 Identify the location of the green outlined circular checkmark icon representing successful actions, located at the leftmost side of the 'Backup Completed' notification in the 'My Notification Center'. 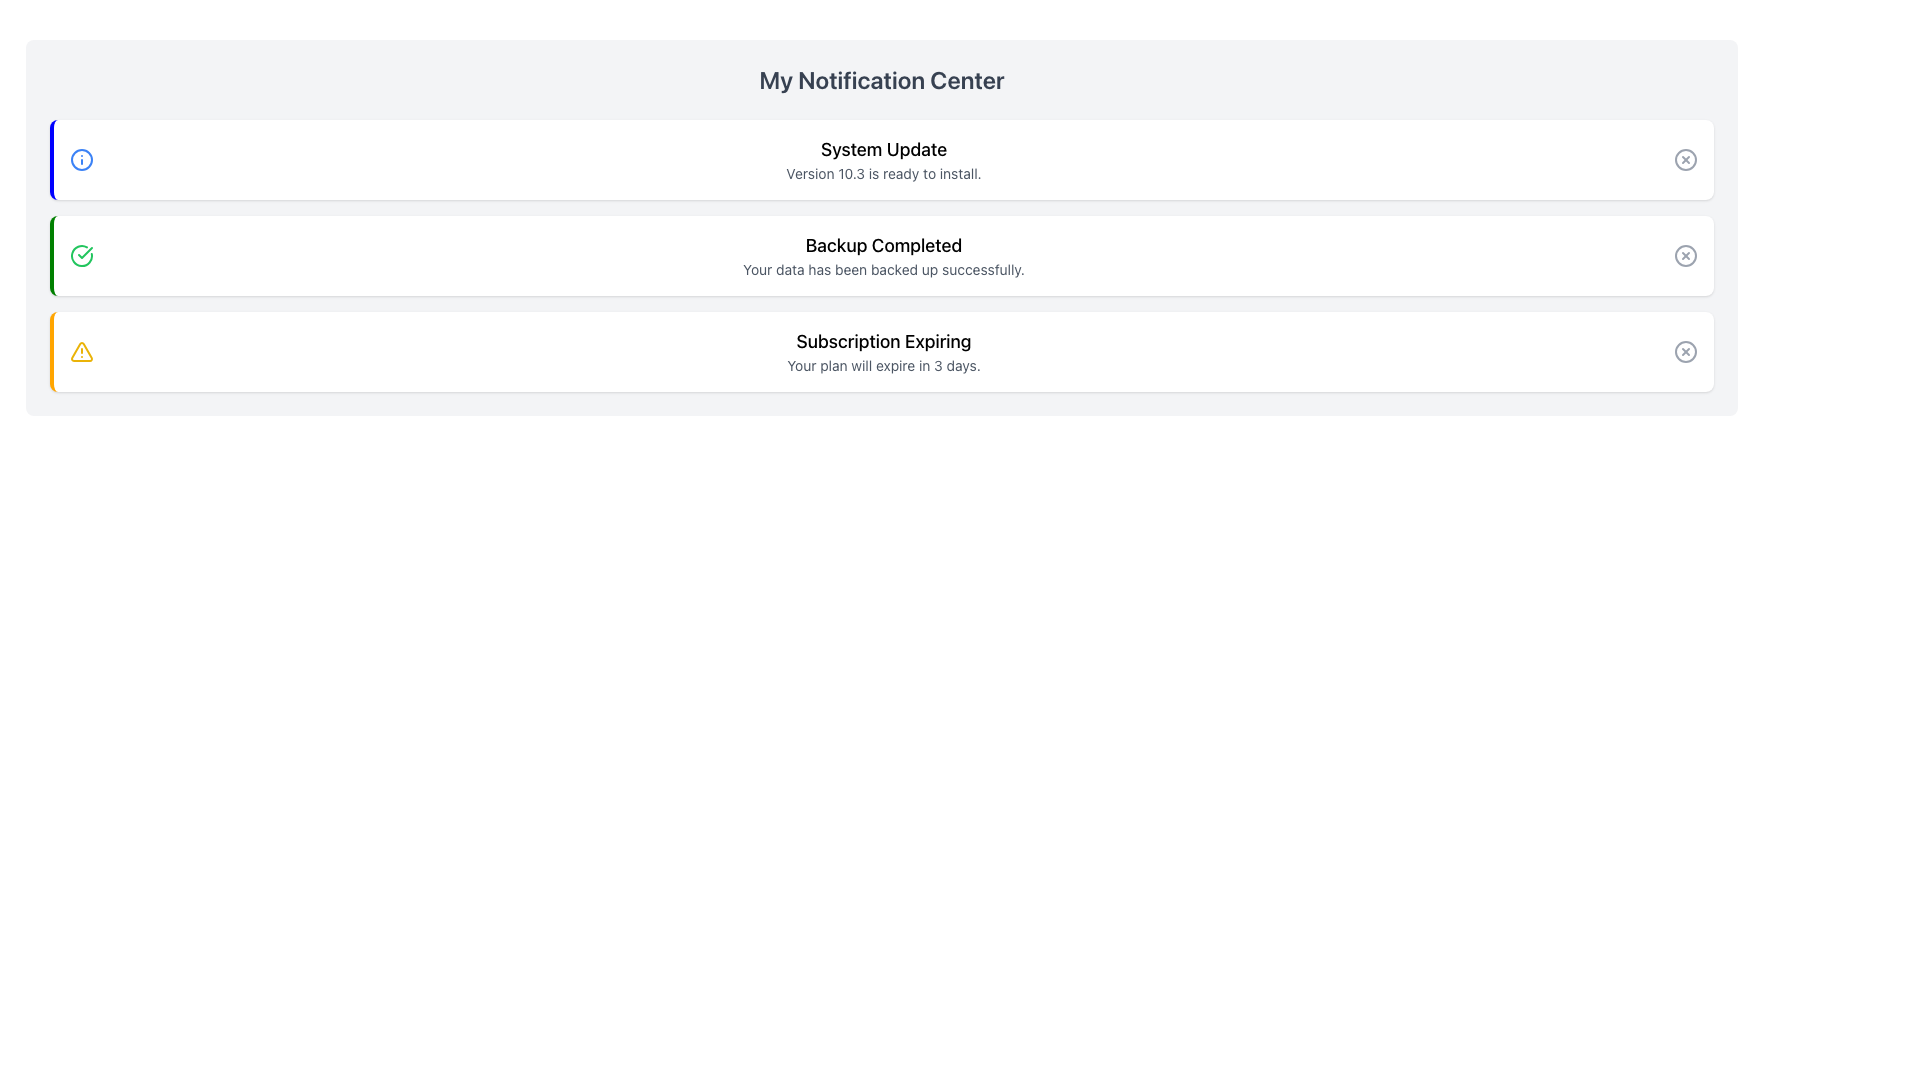
(80, 254).